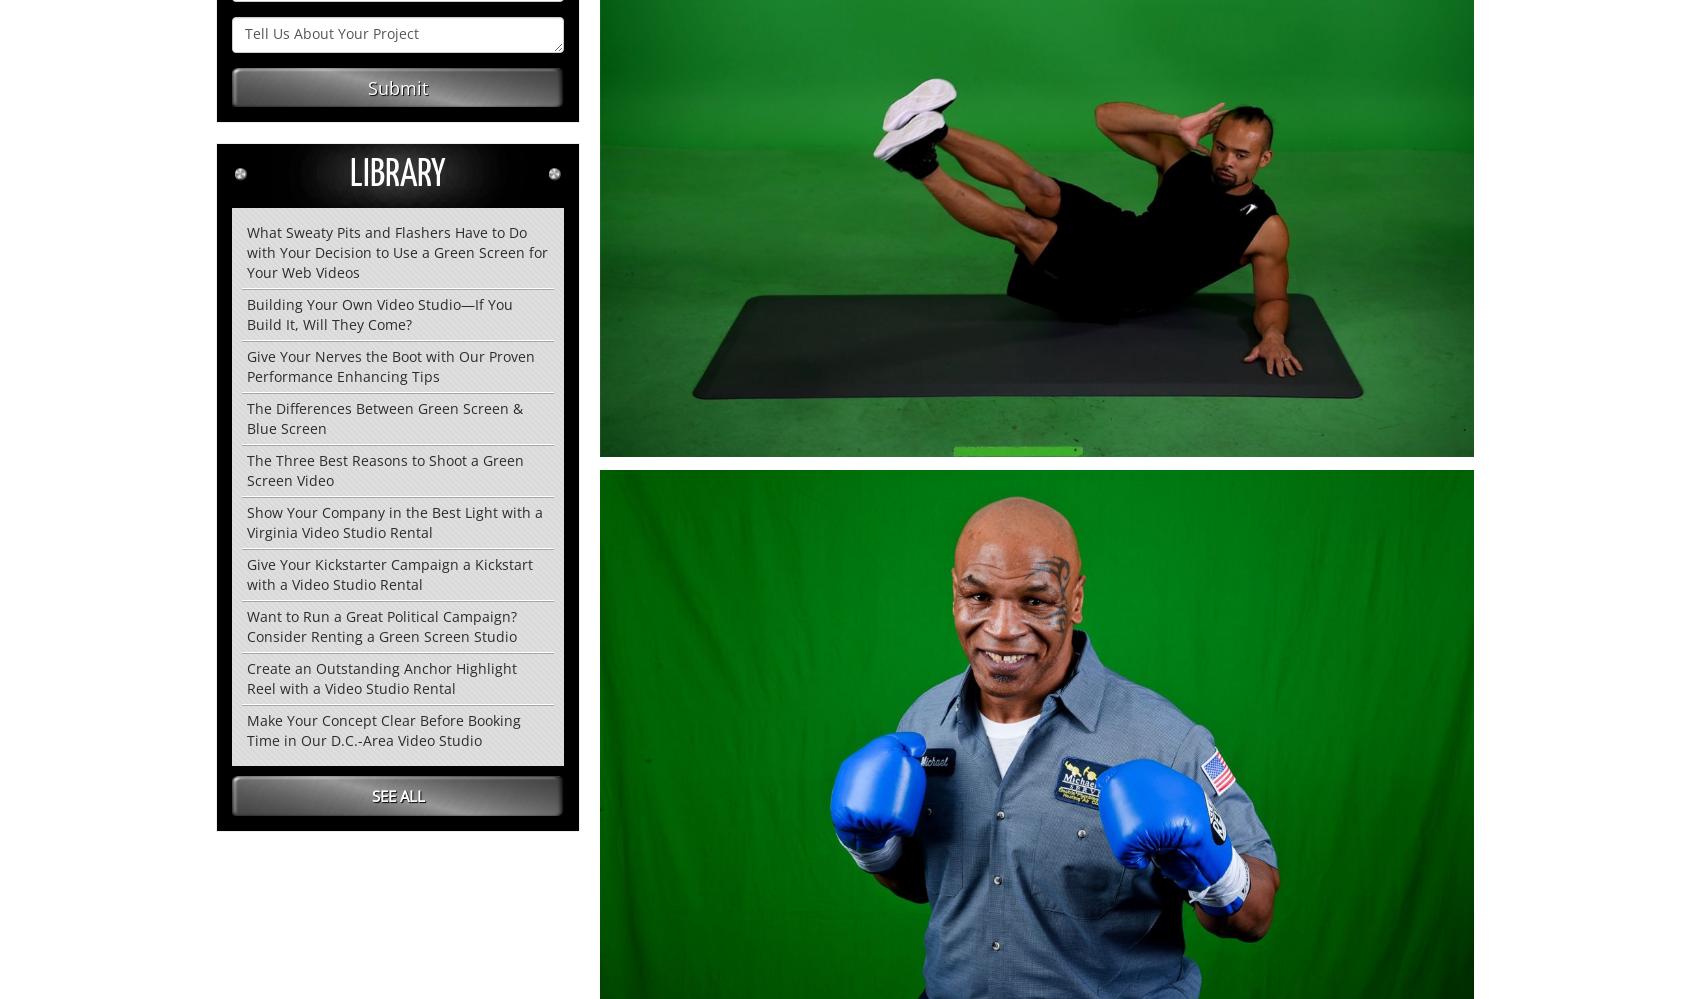 Image resolution: width=1692 pixels, height=999 pixels. I want to click on 'Create an Outstanding Anchor Highlight Reel with a Video Studio Rental', so click(382, 678).